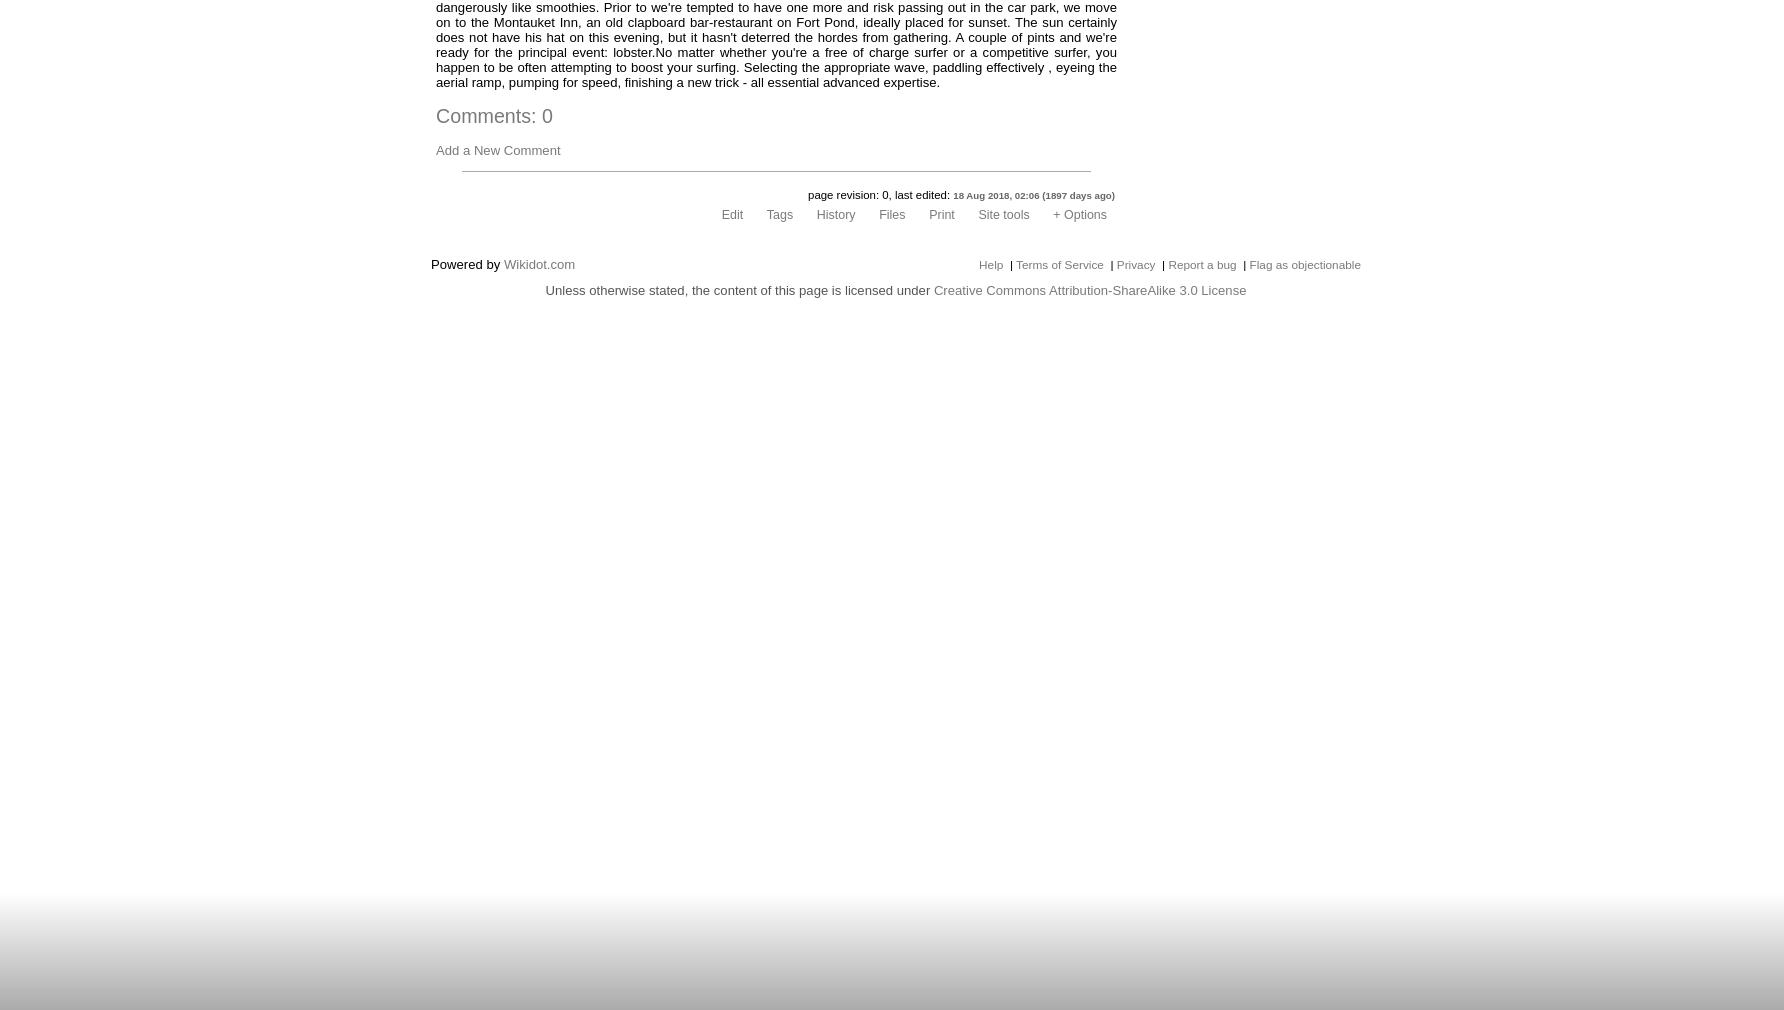  I want to click on '+ Options', so click(1079, 213).